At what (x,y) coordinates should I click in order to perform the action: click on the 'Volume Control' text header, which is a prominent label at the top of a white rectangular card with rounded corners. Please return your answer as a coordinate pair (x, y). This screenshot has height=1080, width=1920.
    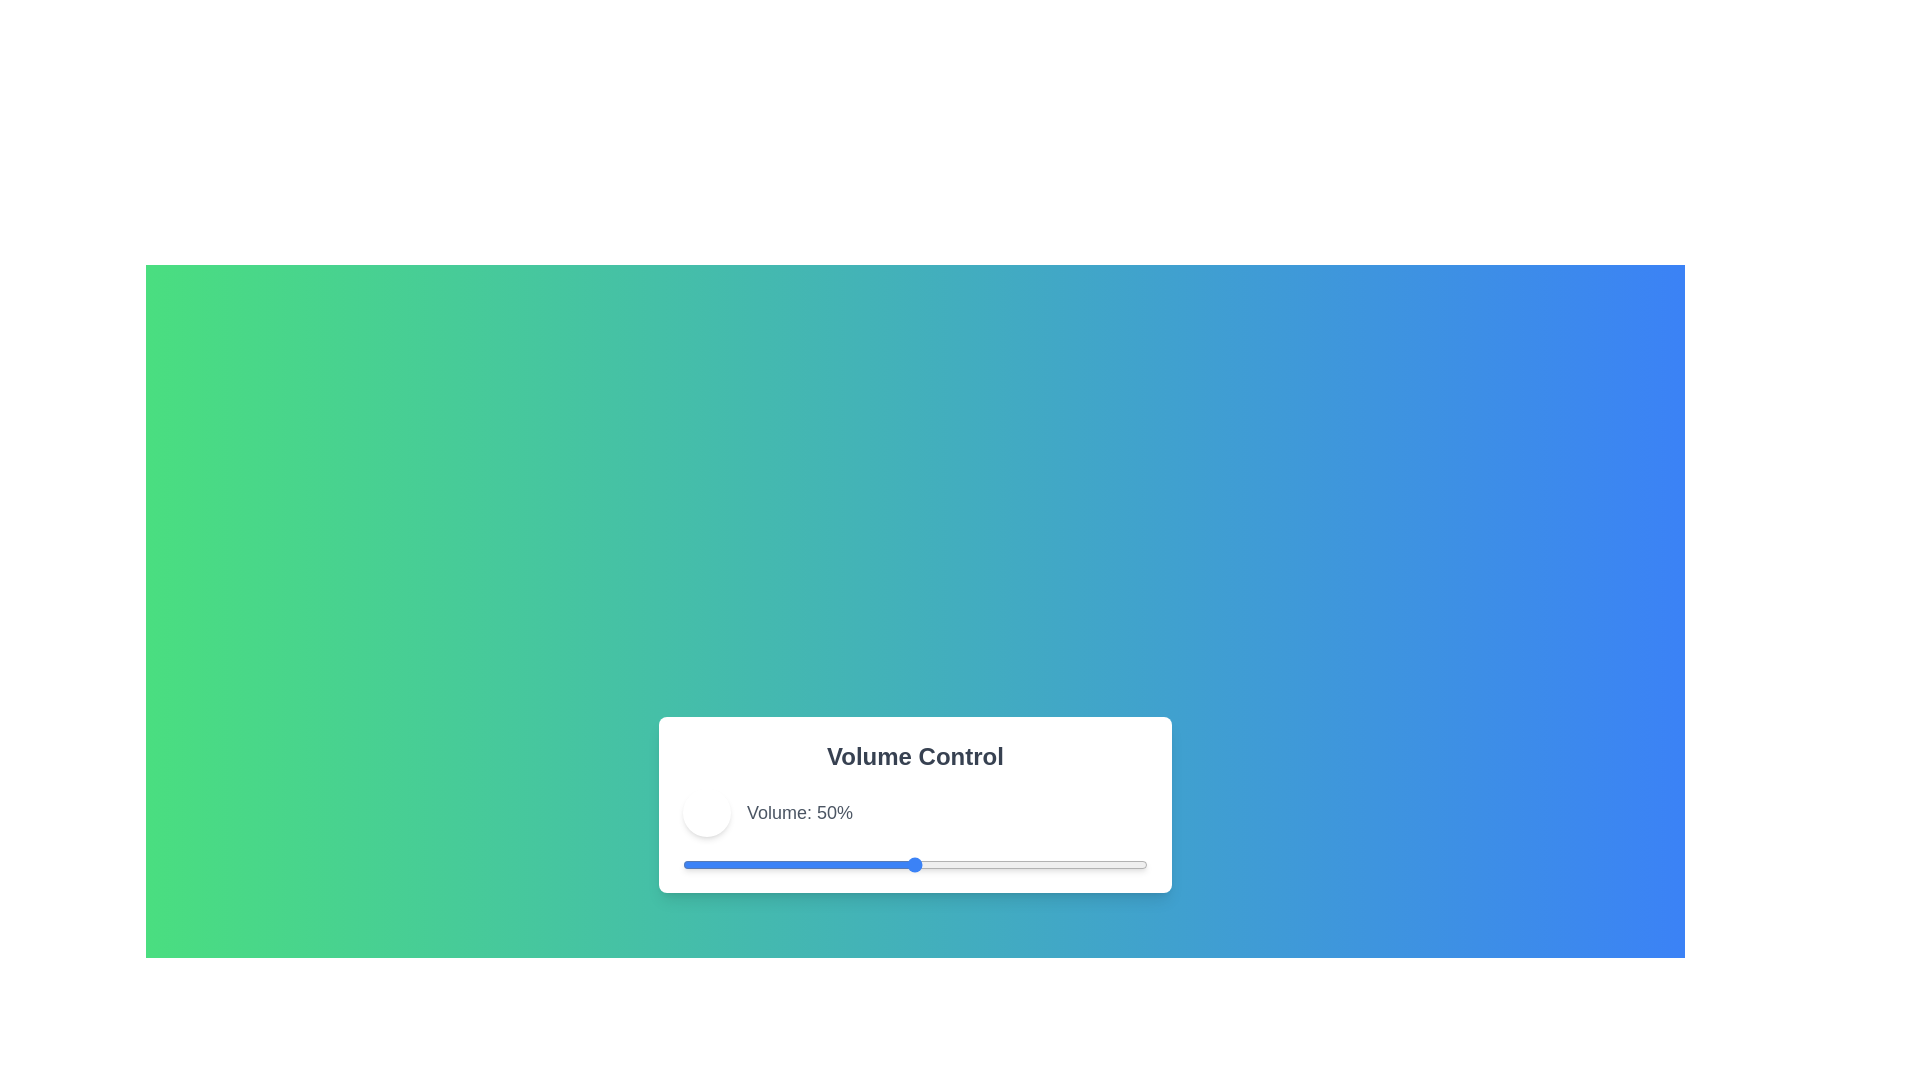
    Looking at the image, I should click on (914, 756).